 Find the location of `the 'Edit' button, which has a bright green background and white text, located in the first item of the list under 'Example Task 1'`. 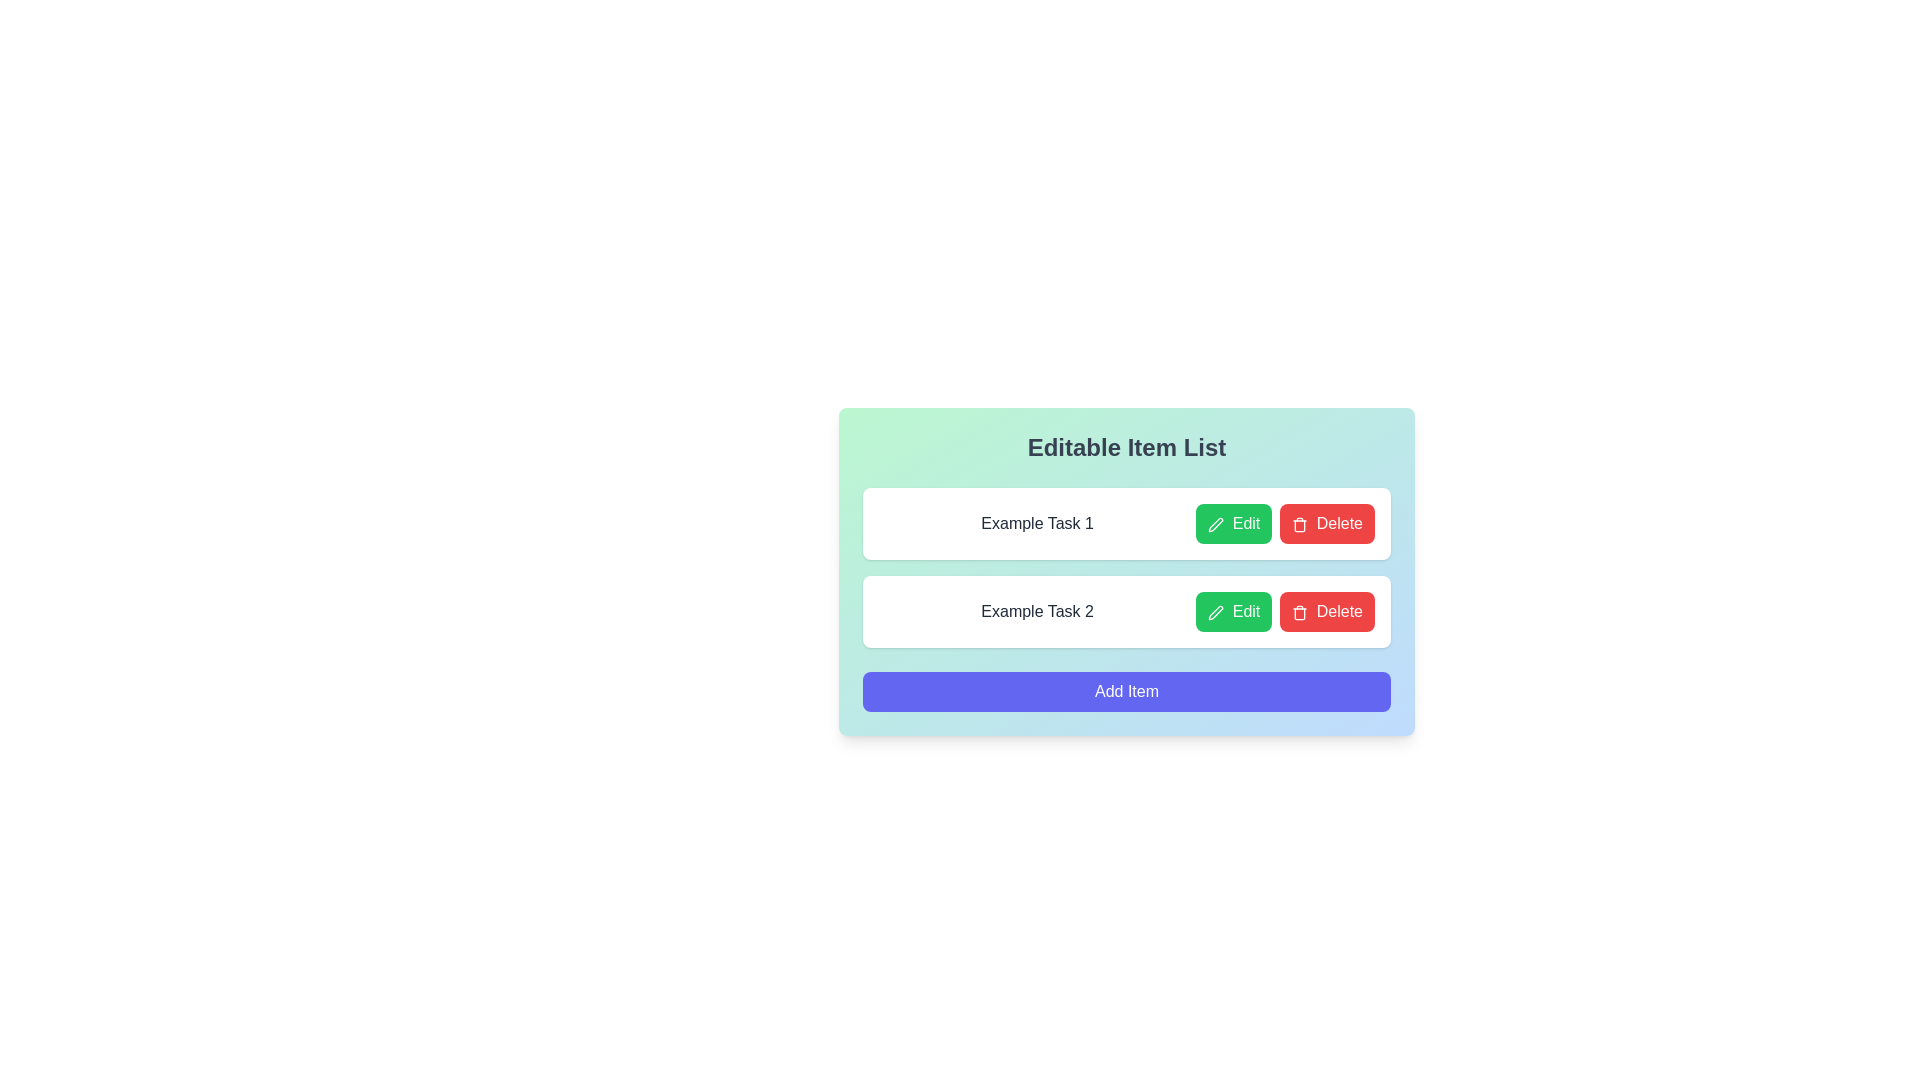

the 'Edit' button, which has a bright green background and white text, located in the first item of the list under 'Example Task 1' is located at coordinates (1233, 523).